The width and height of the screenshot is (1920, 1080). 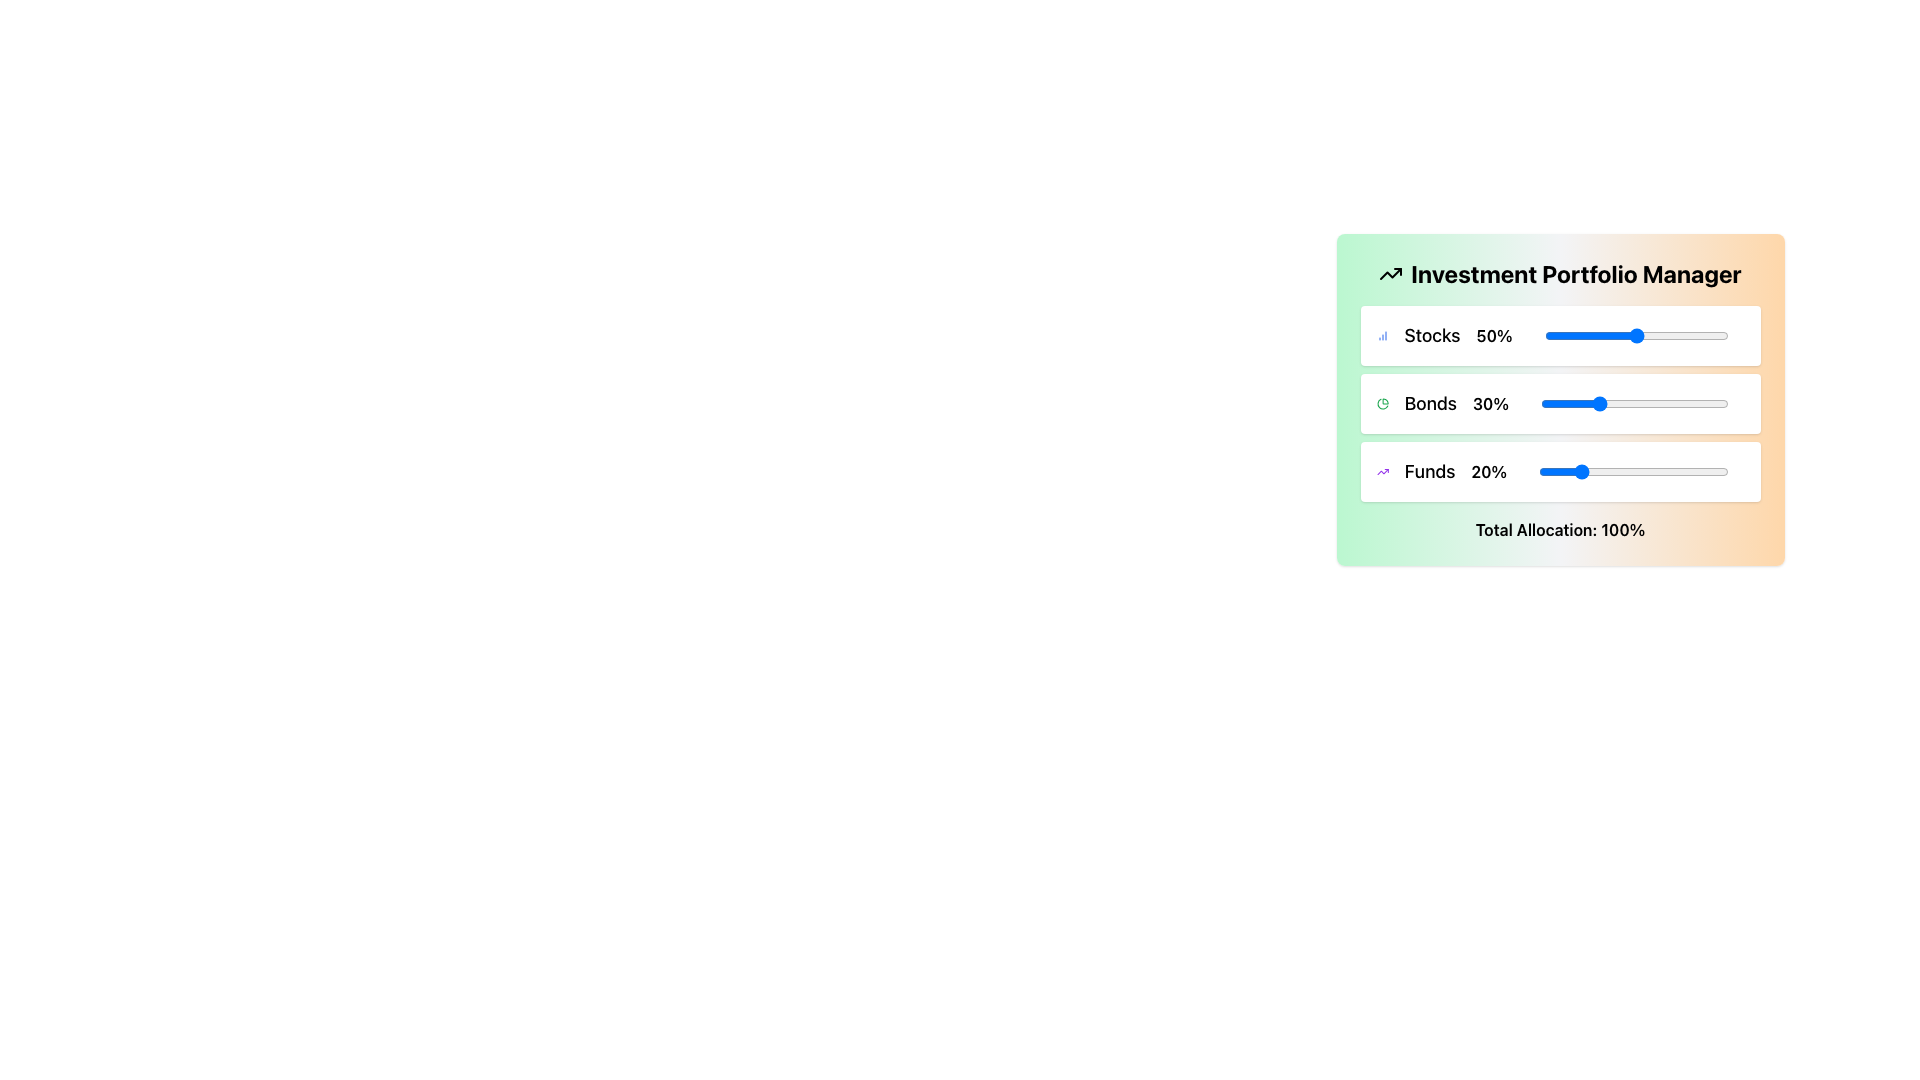 What do you see at coordinates (1539, 471) in the screenshot?
I see `the 'Funds' allocation` at bounding box center [1539, 471].